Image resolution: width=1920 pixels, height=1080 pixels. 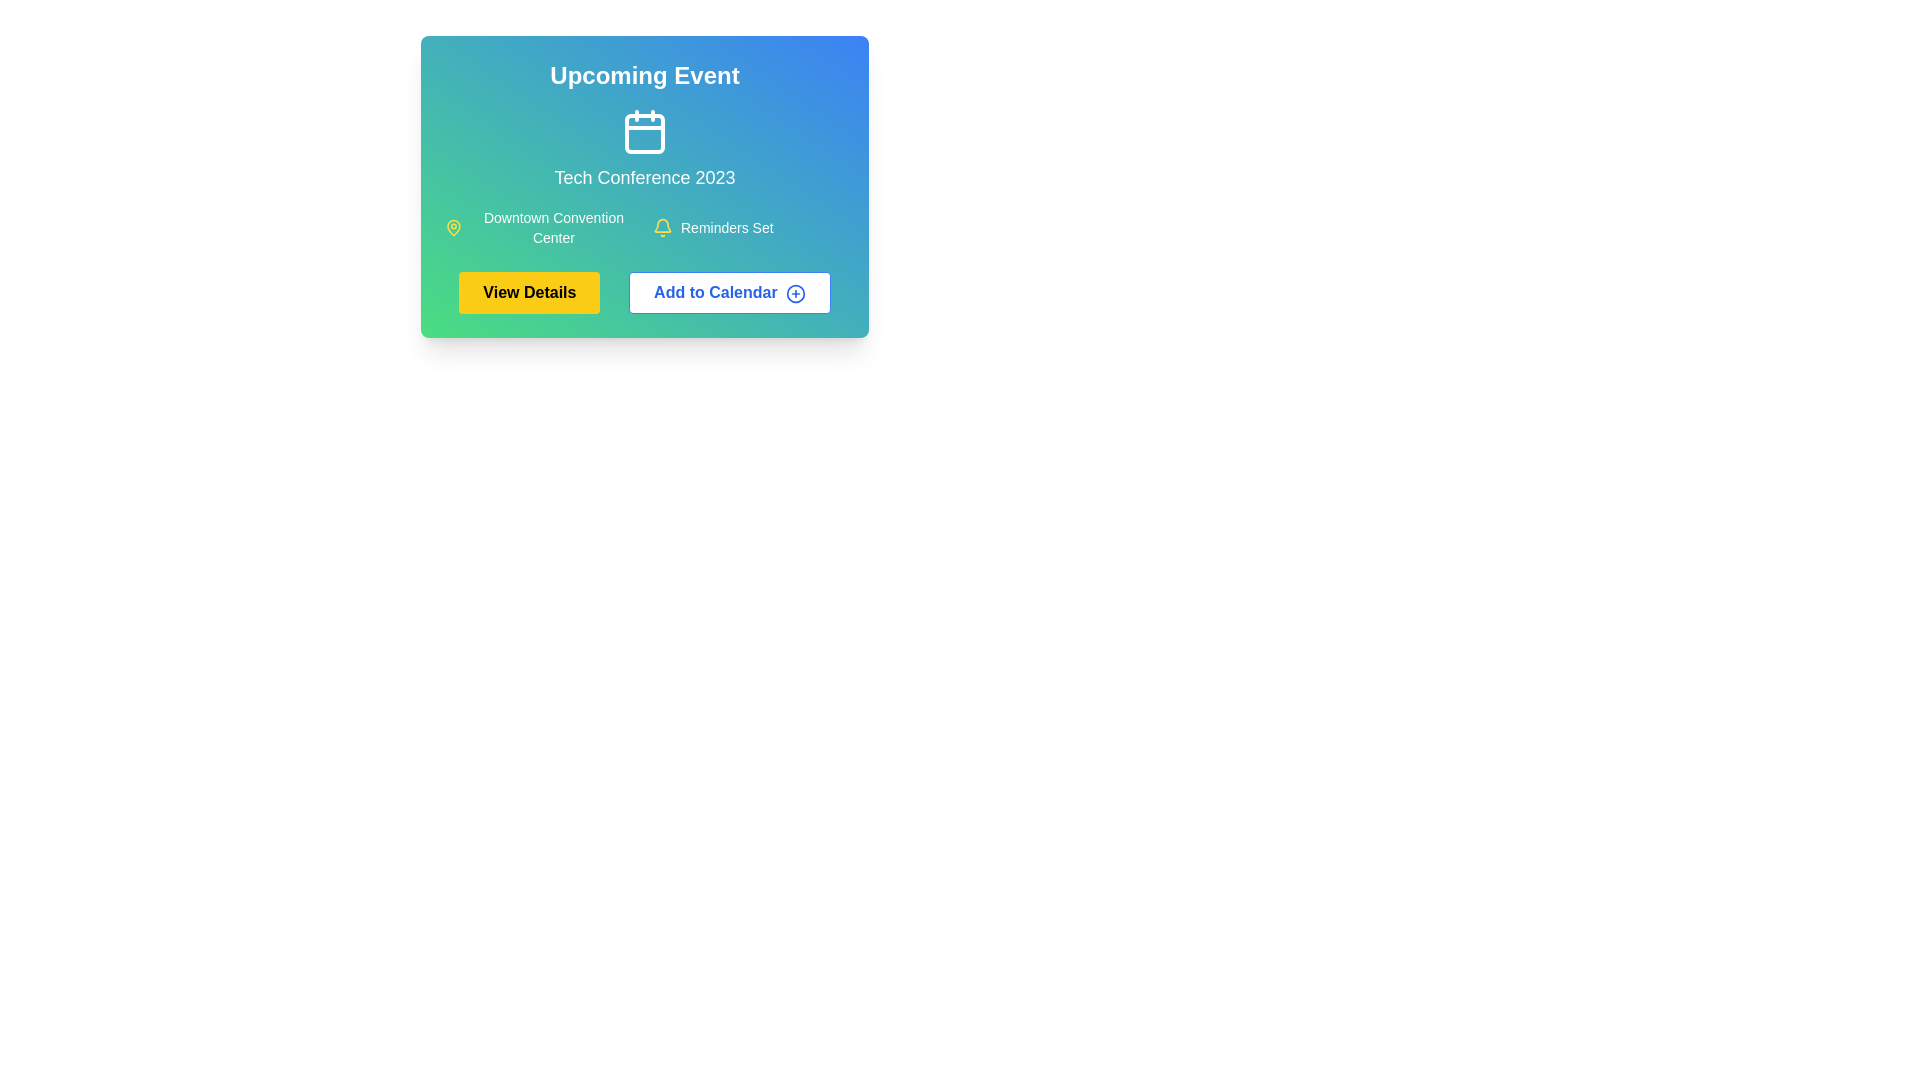 What do you see at coordinates (662, 225) in the screenshot?
I see `the central body section of the bell icon located at the center-top of the card, which has a distinct outline and no fill colors` at bounding box center [662, 225].